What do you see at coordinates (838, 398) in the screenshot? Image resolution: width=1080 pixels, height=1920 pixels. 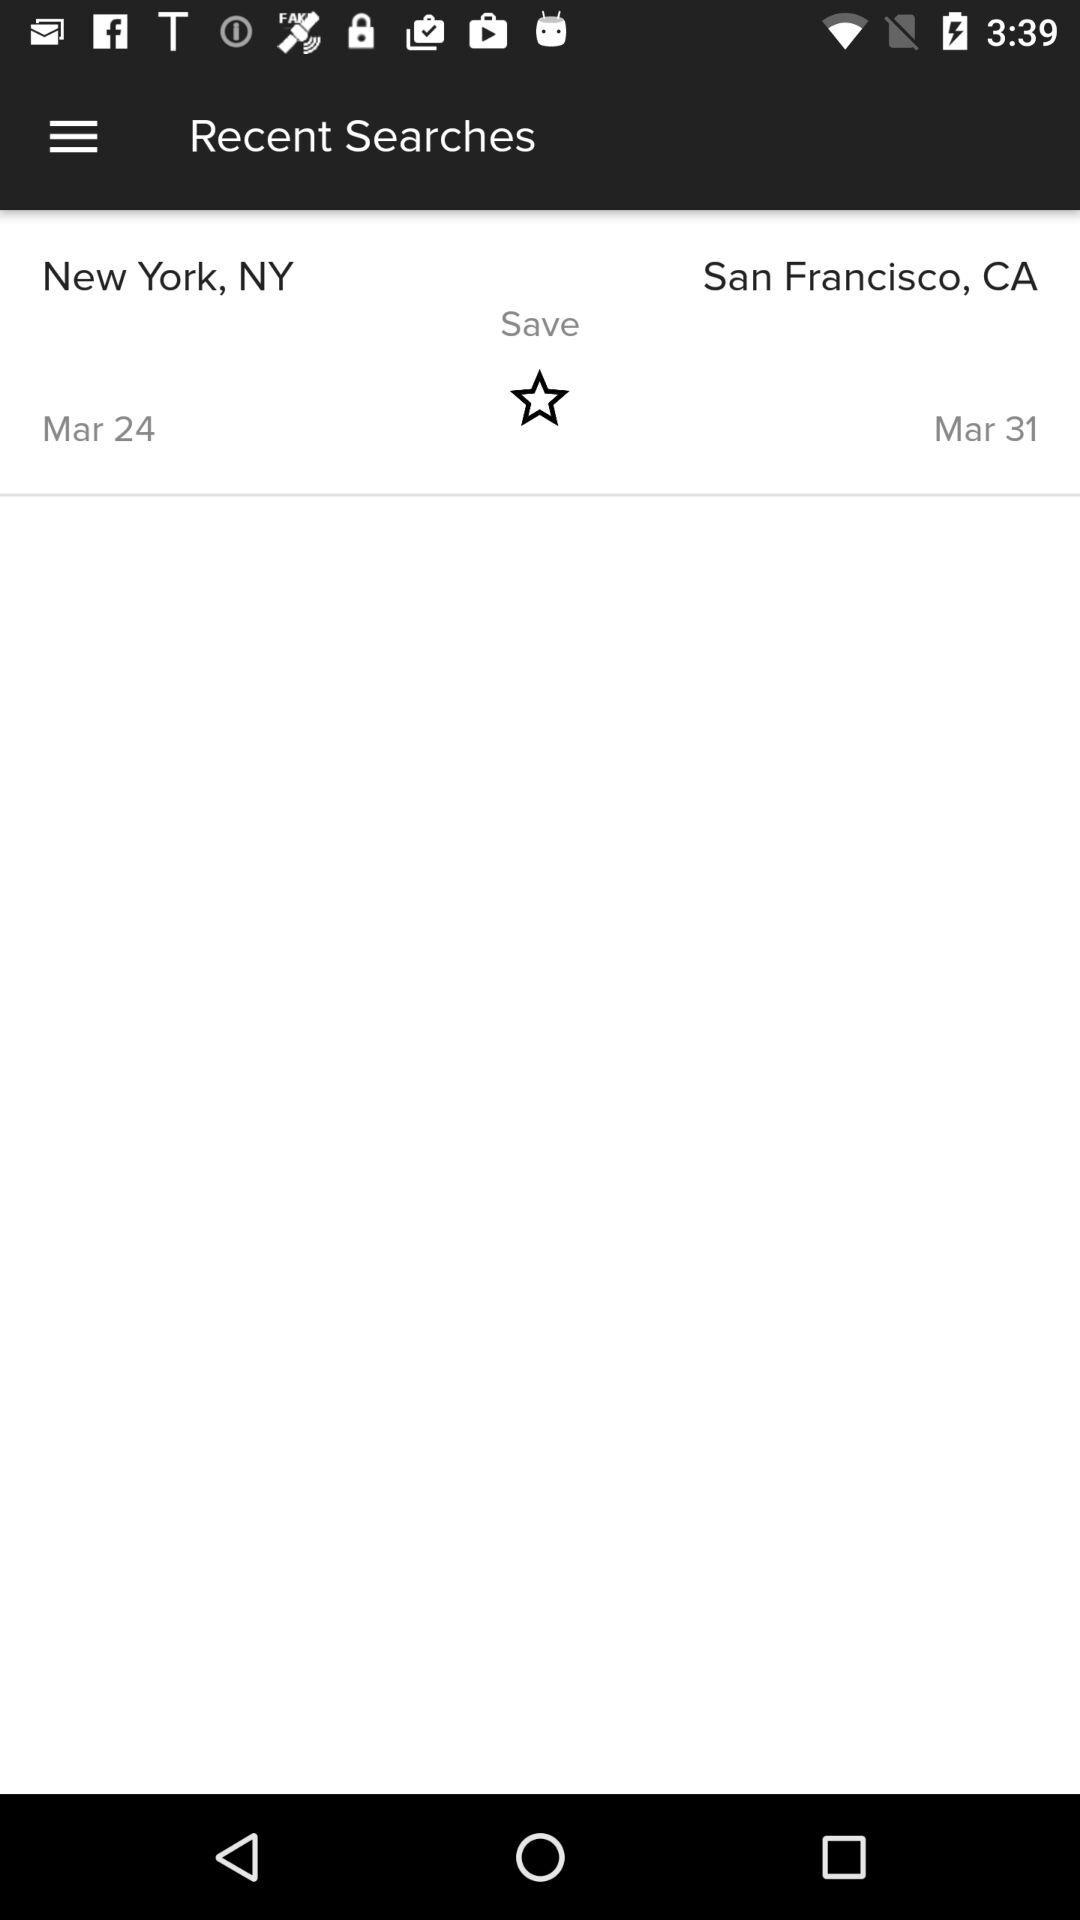 I see `the icon below the save` at bounding box center [838, 398].